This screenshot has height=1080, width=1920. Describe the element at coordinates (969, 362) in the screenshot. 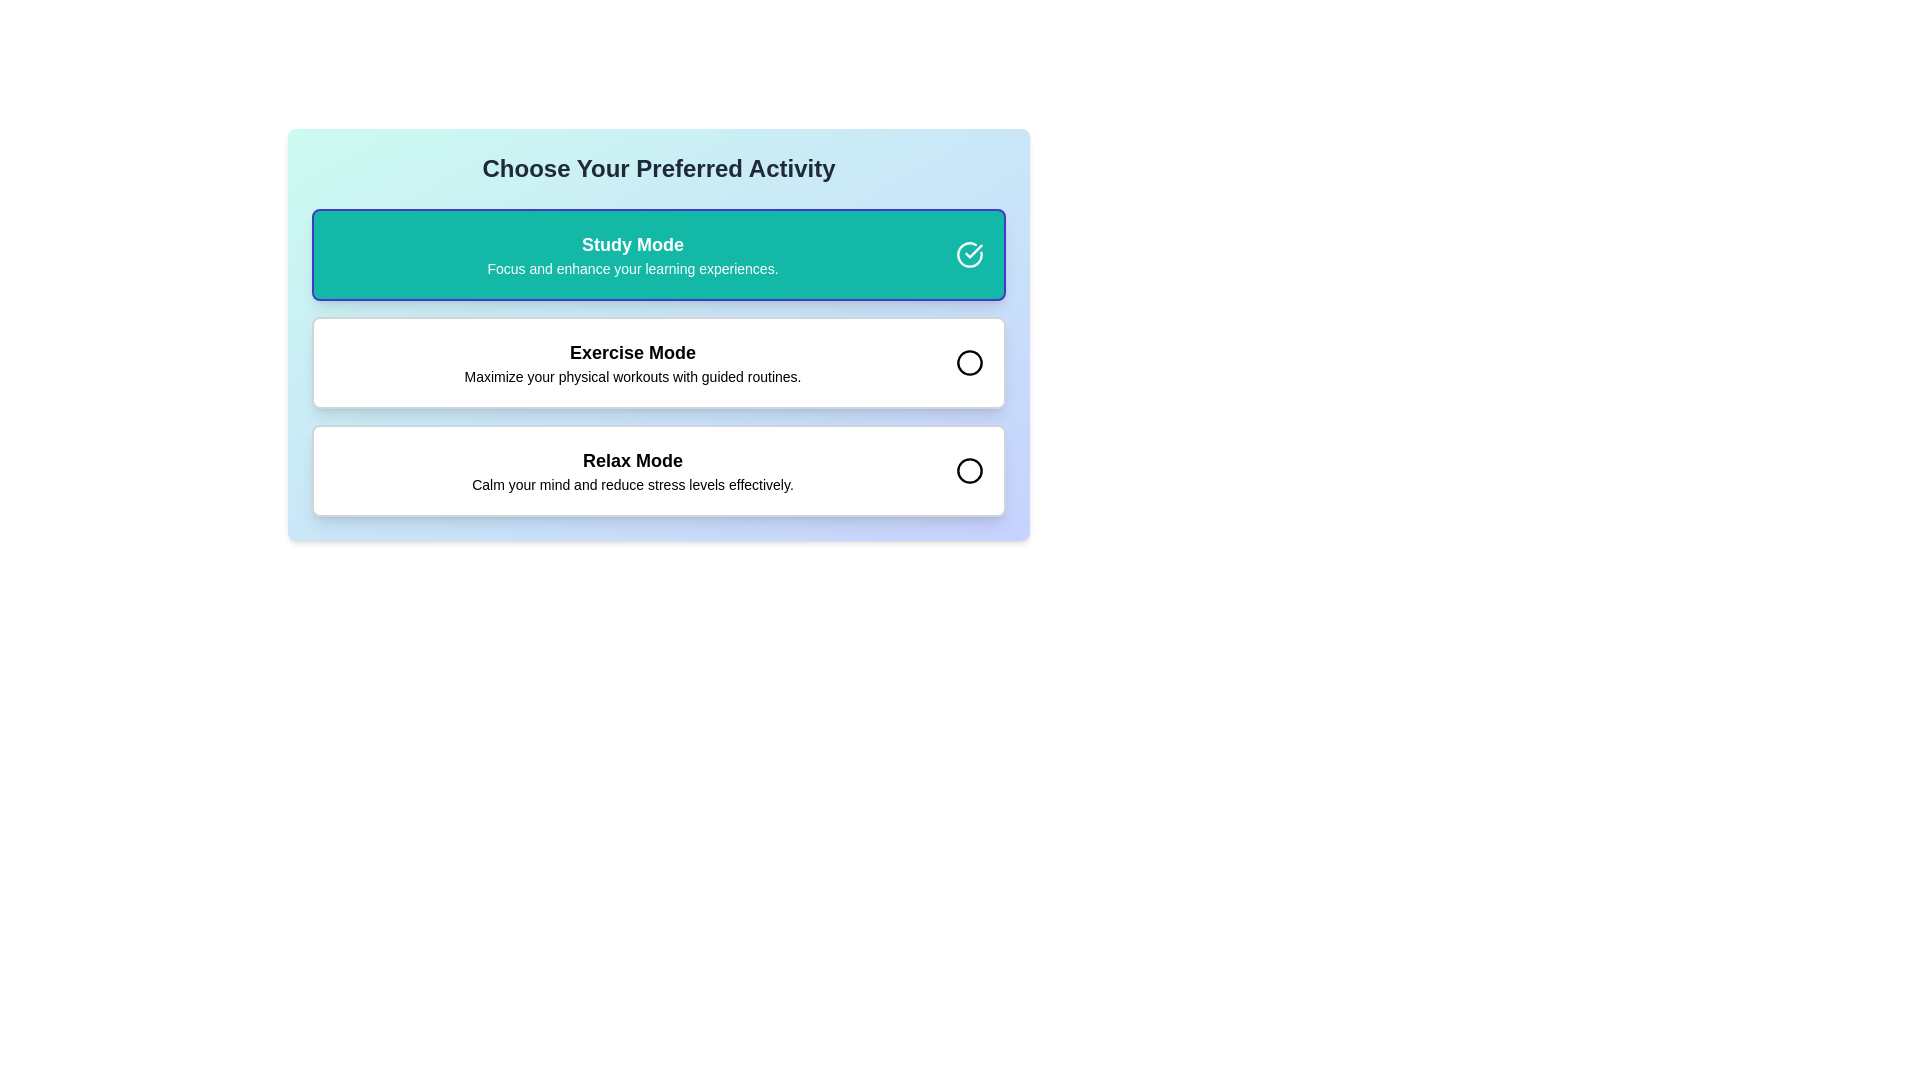

I see `the radio button for 'Exercise Mode' located above the label 'Maximize your physical workouts with guided routines.' and to the right of the 'Exercise Mode' title within the white card dedicated to 'Exercise Mode'` at that location.